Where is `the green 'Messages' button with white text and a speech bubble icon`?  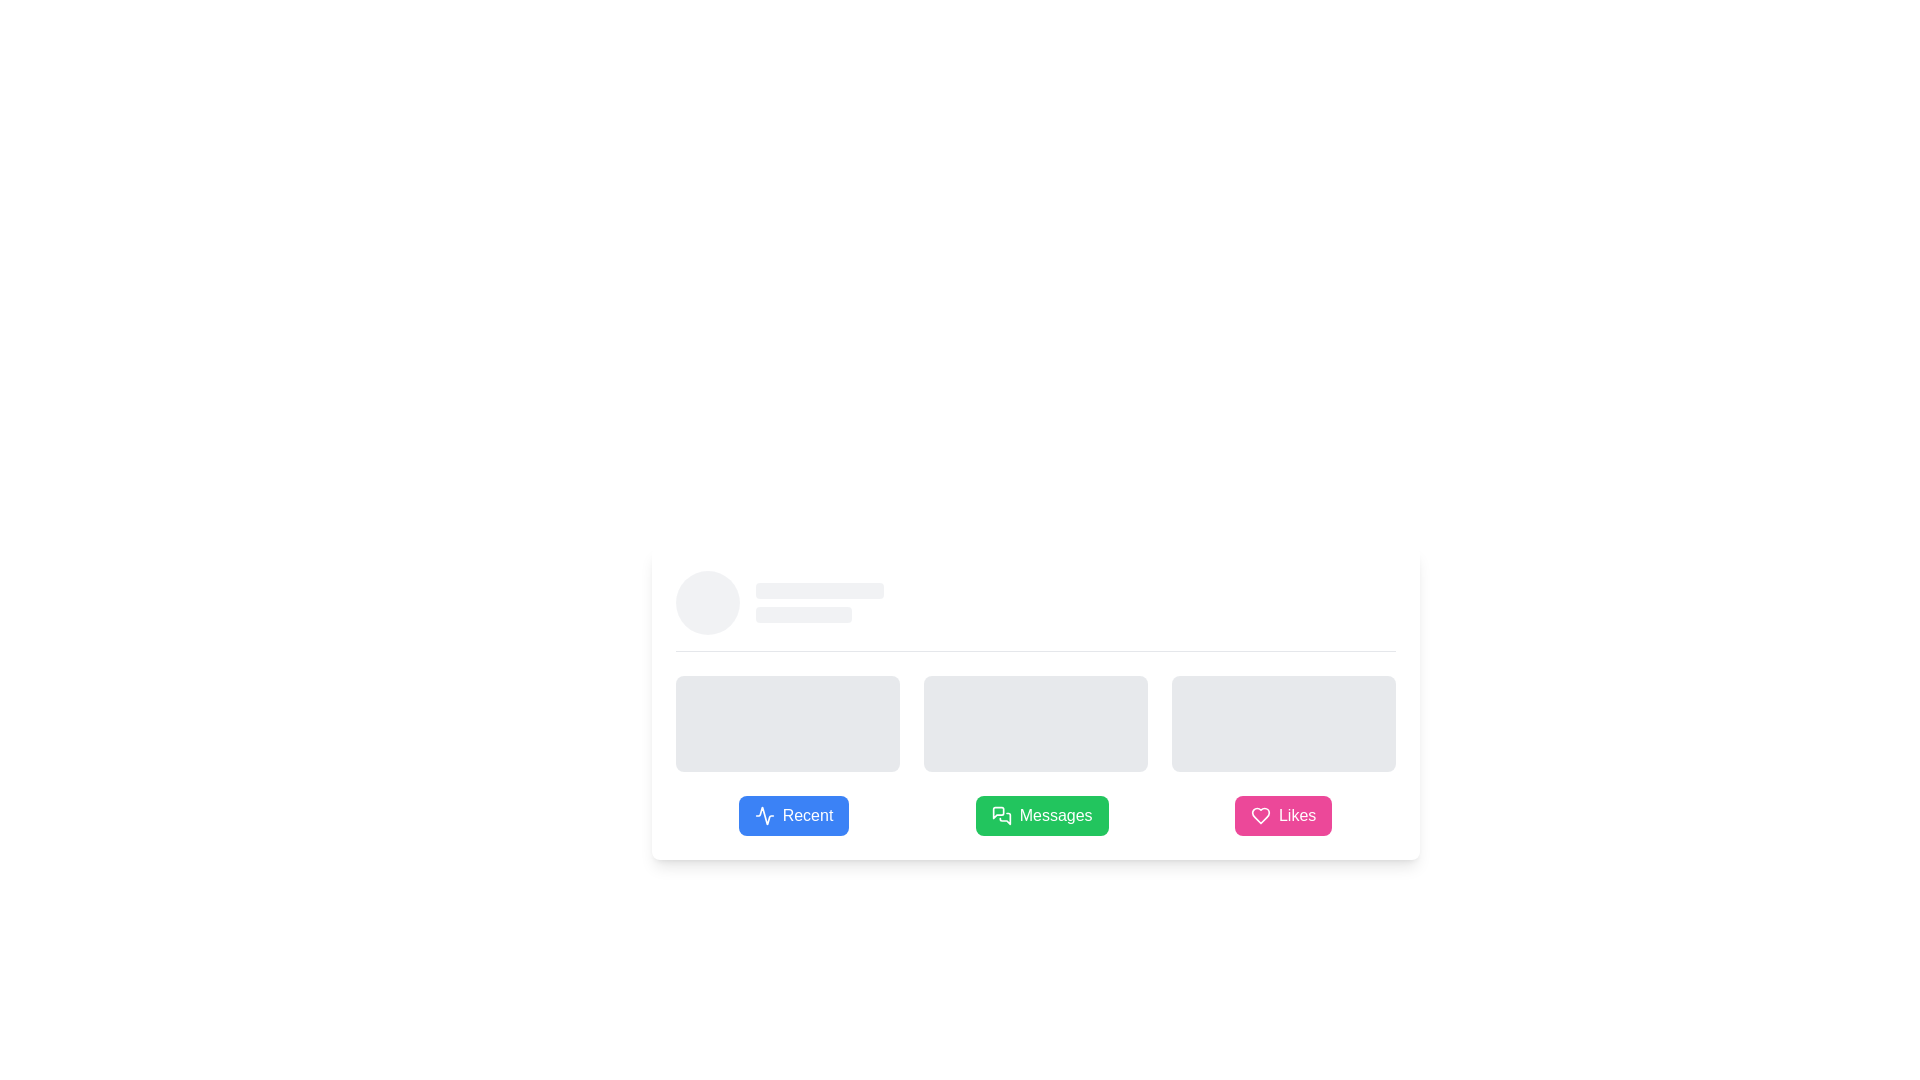
the green 'Messages' button with white text and a speech bubble icon is located at coordinates (1035, 816).